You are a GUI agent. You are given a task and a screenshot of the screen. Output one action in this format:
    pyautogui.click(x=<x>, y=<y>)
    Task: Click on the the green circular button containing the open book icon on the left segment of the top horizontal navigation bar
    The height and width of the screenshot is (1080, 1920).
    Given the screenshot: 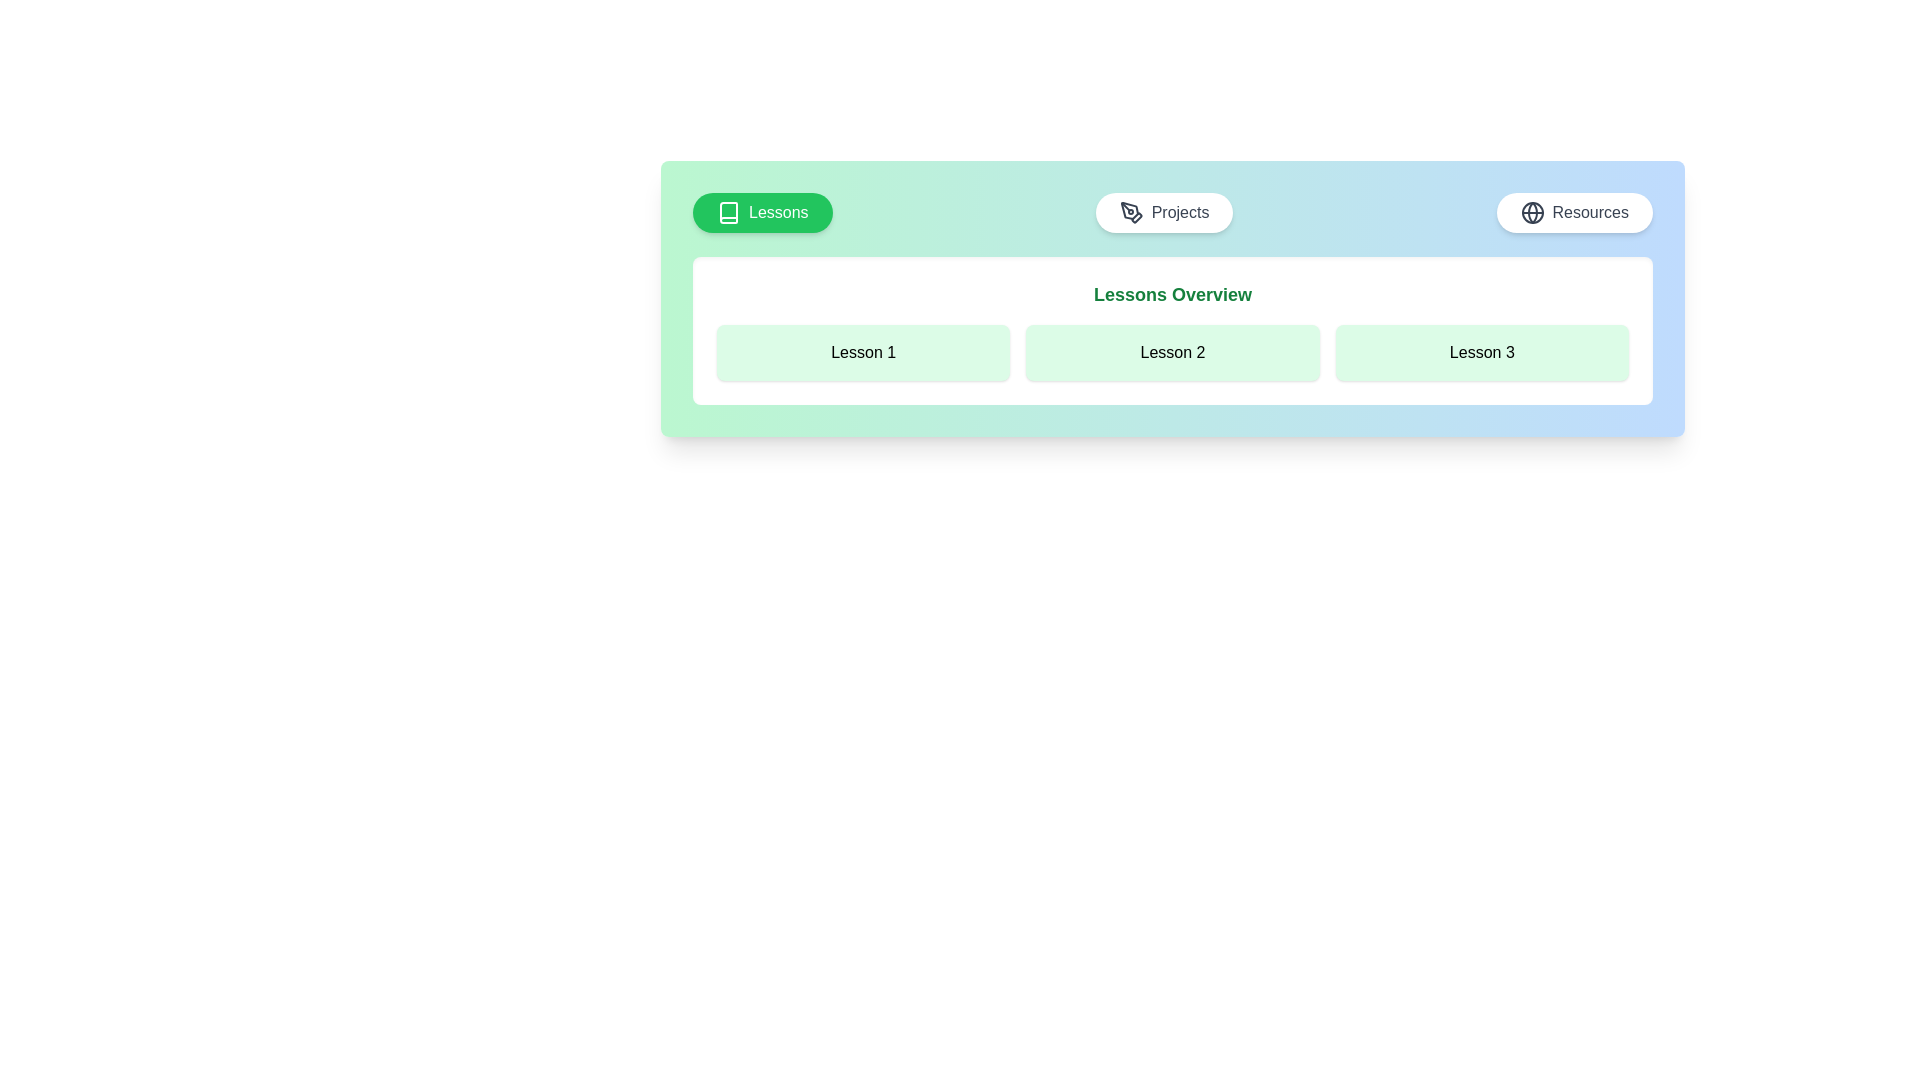 What is the action you would take?
    pyautogui.click(x=728, y=212)
    